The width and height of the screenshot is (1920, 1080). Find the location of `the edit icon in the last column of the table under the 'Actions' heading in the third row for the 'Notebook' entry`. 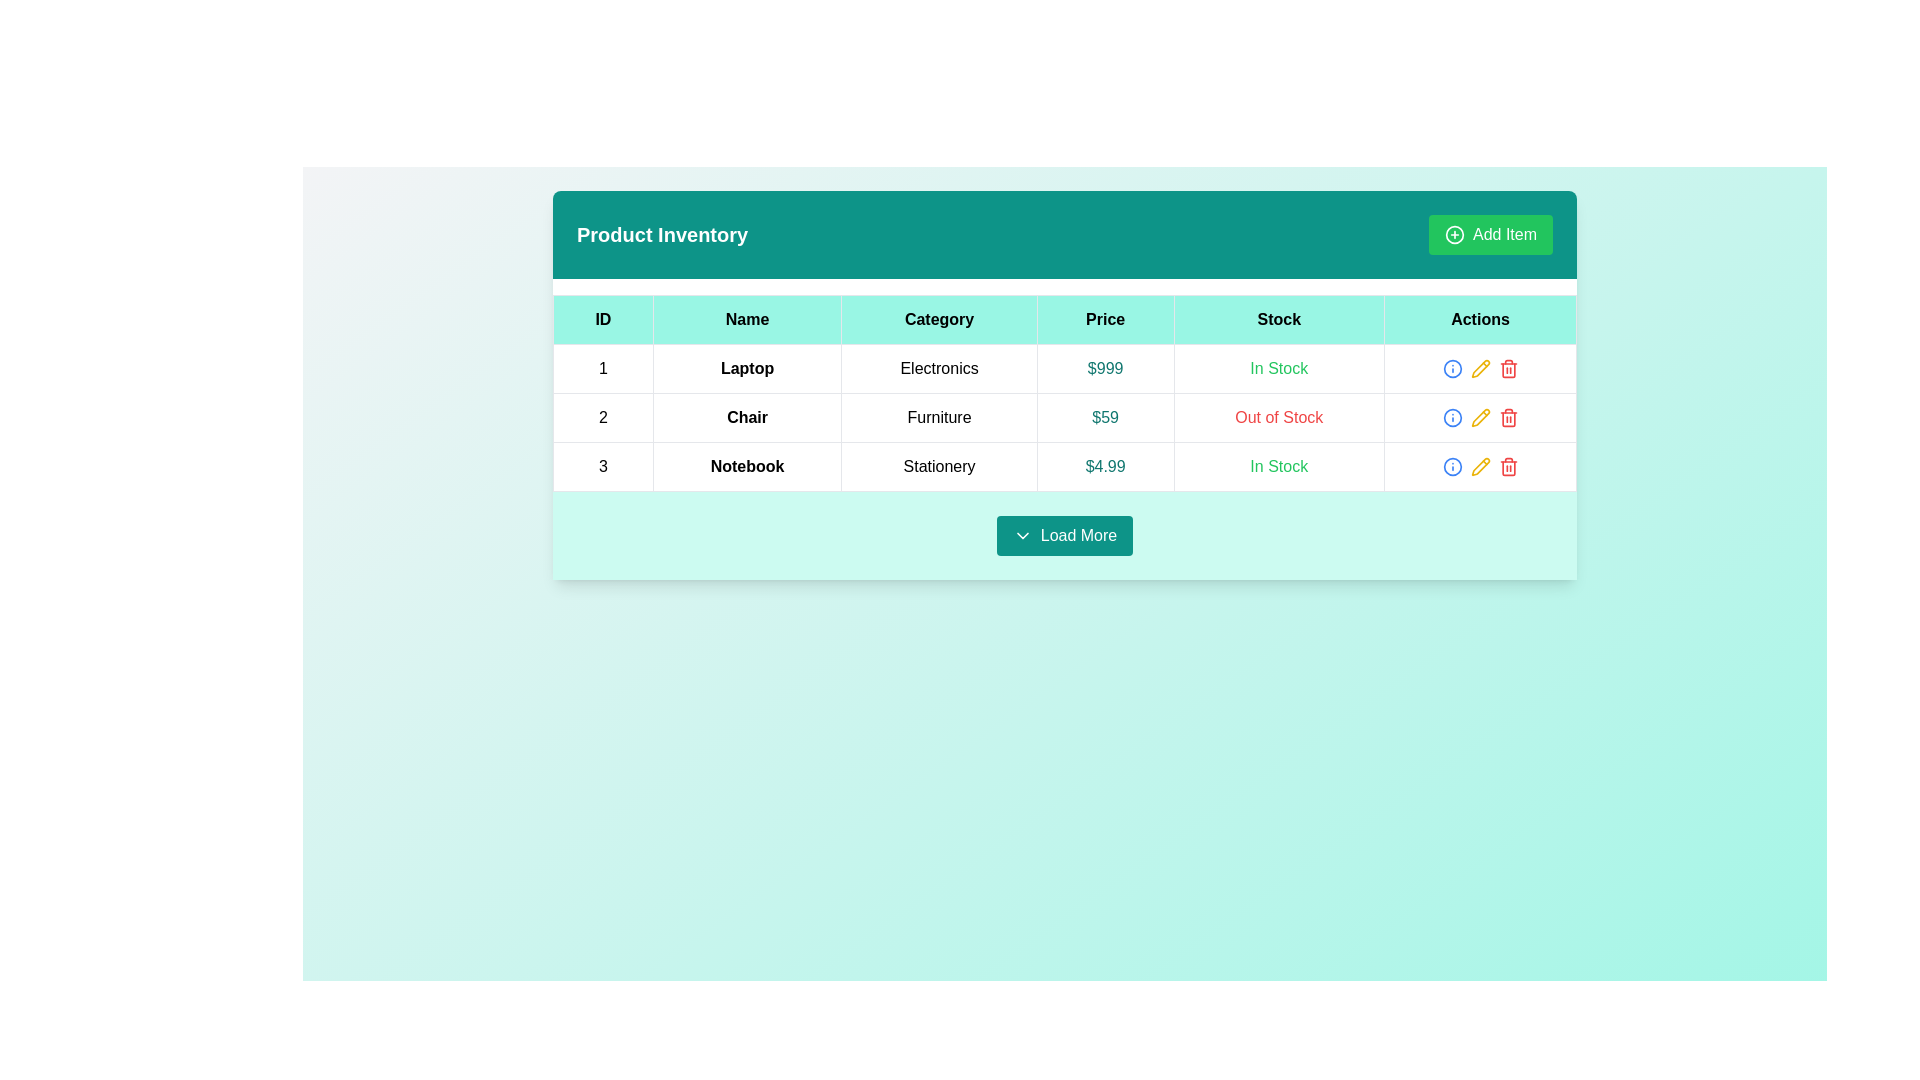

the edit icon in the last column of the table under the 'Actions' heading in the third row for the 'Notebook' entry is located at coordinates (1480, 369).